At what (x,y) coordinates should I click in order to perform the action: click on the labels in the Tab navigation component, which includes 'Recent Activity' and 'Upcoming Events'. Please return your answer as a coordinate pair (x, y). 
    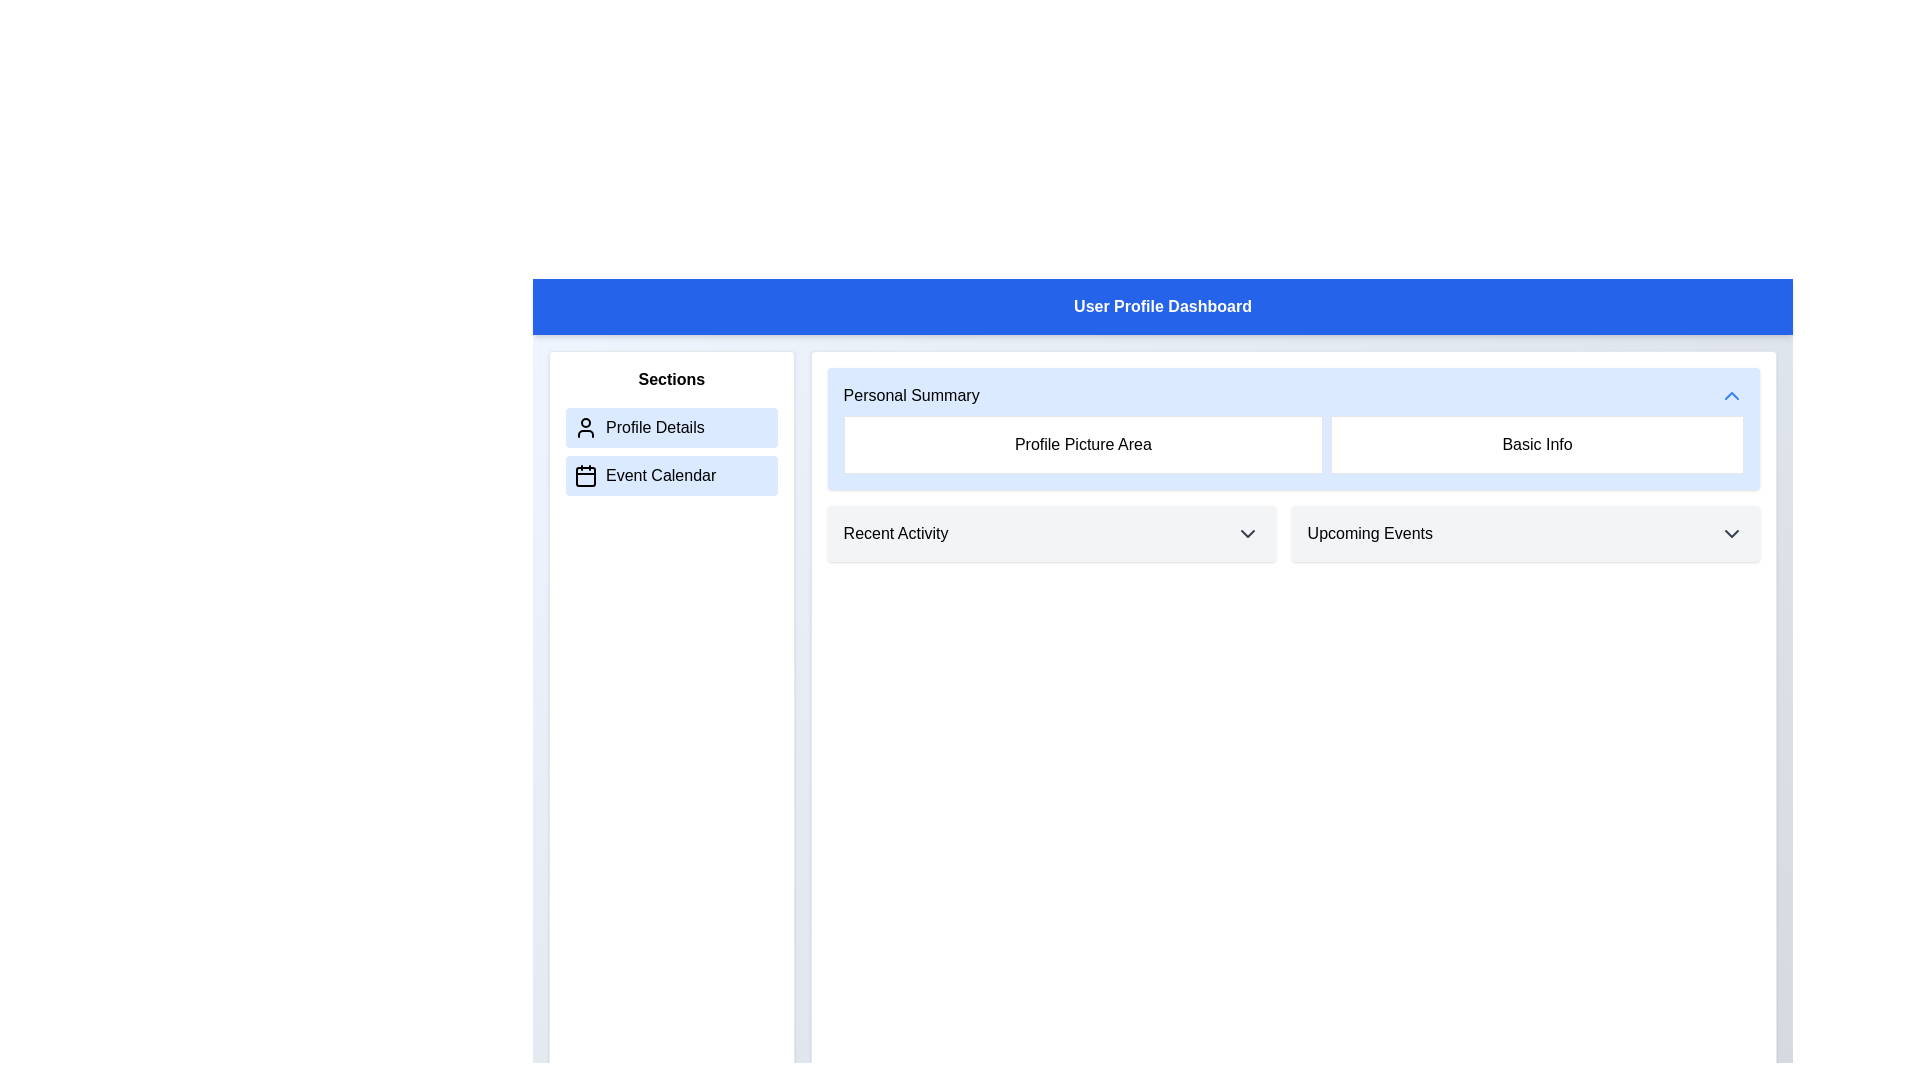
    Looking at the image, I should click on (1293, 532).